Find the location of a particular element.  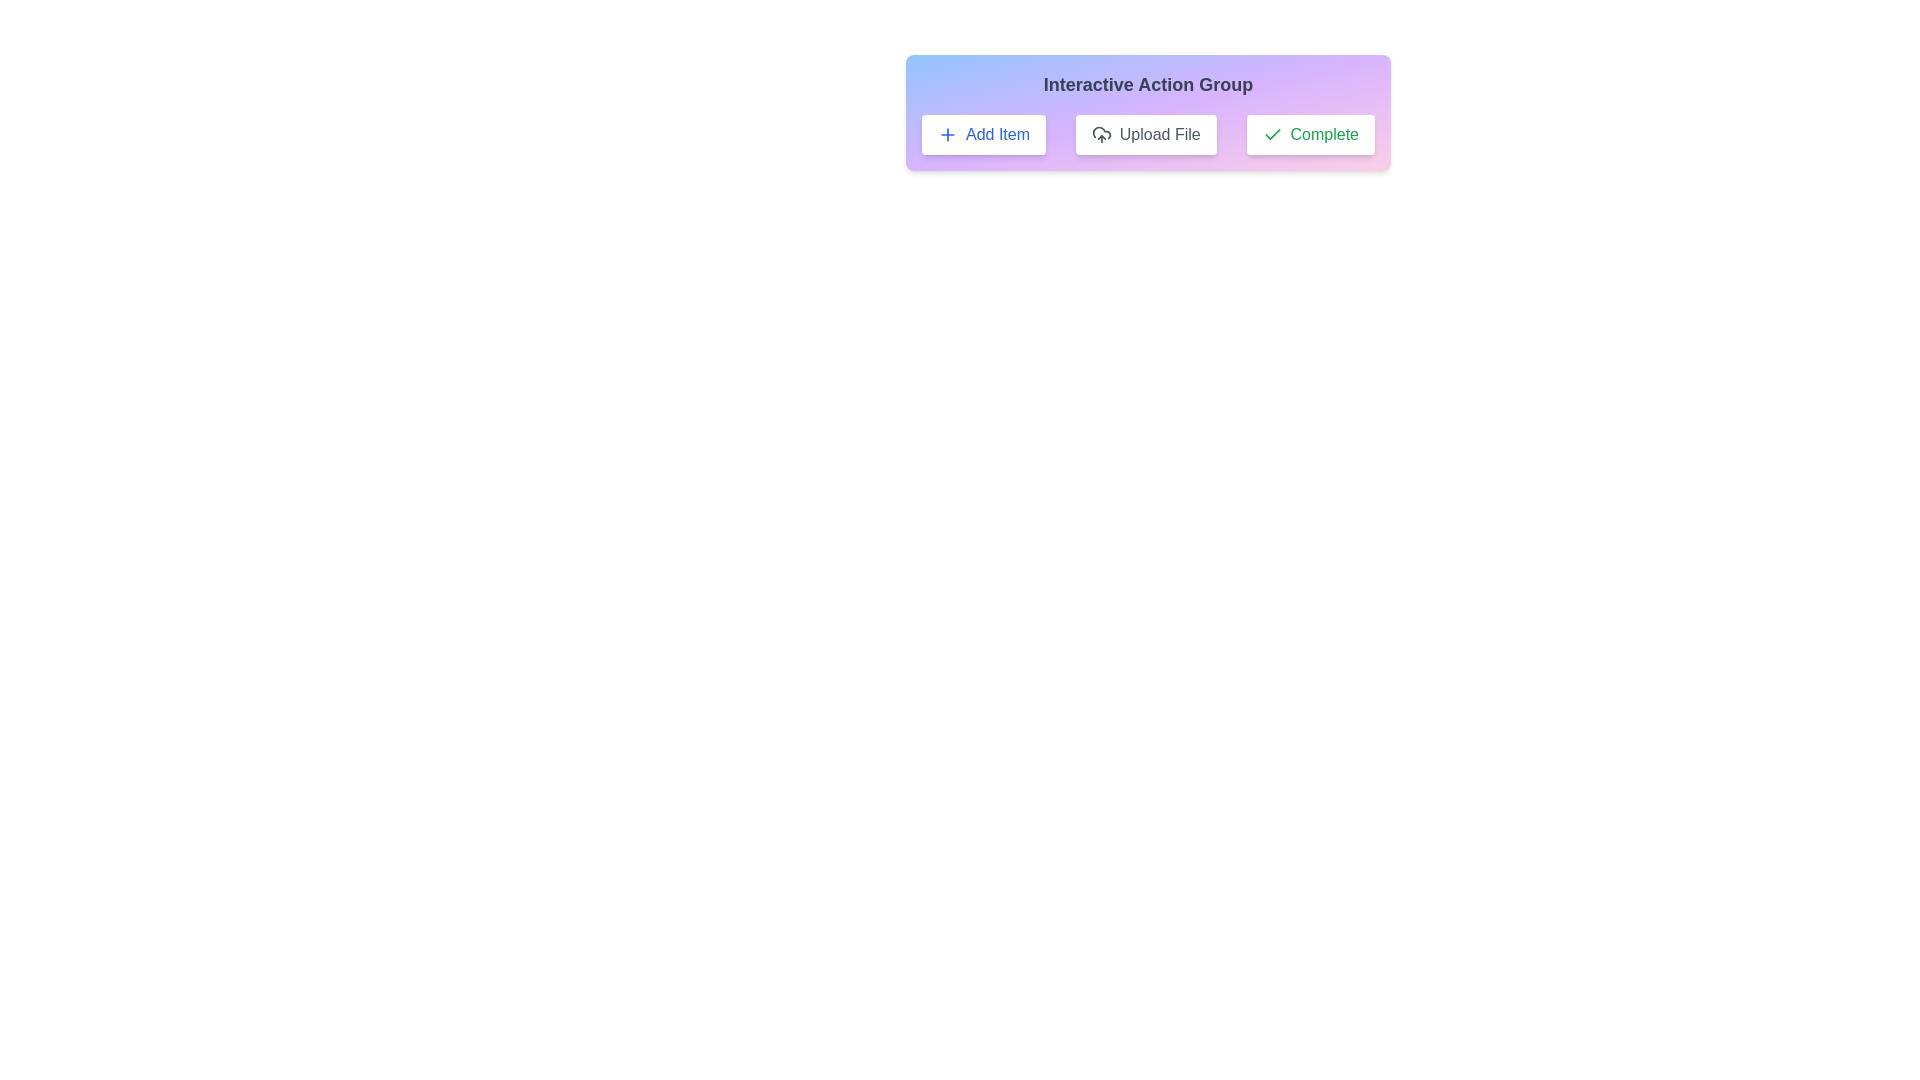

the label text of the upload button located in the middle of the interface, adjacent to the cloud upload icon, between the 'Add Item' and 'Complete' buttons is located at coordinates (1160, 135).